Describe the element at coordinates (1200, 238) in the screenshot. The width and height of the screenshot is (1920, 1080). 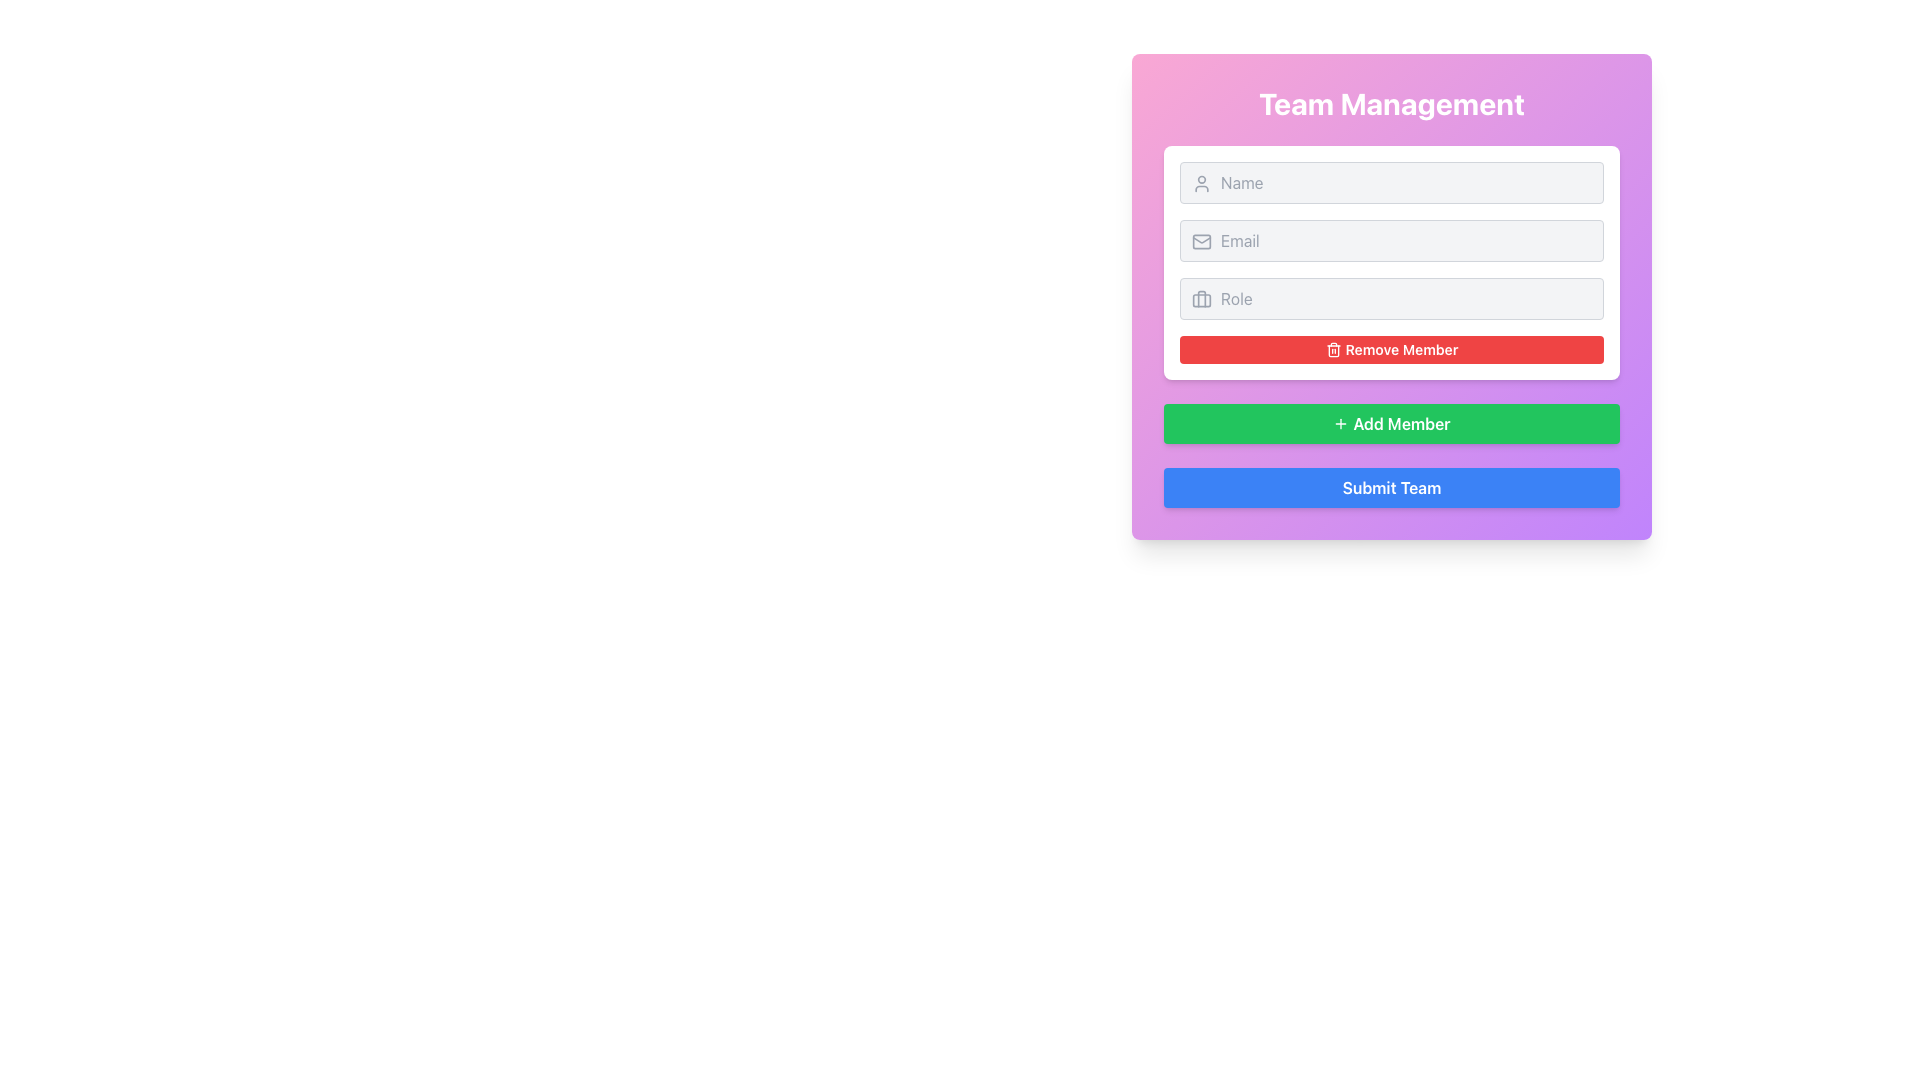
I see `the Decorative SVG icon located within the email input field, which is a non-interactive decorative element styled as a 20x20 pixel square` at that location.